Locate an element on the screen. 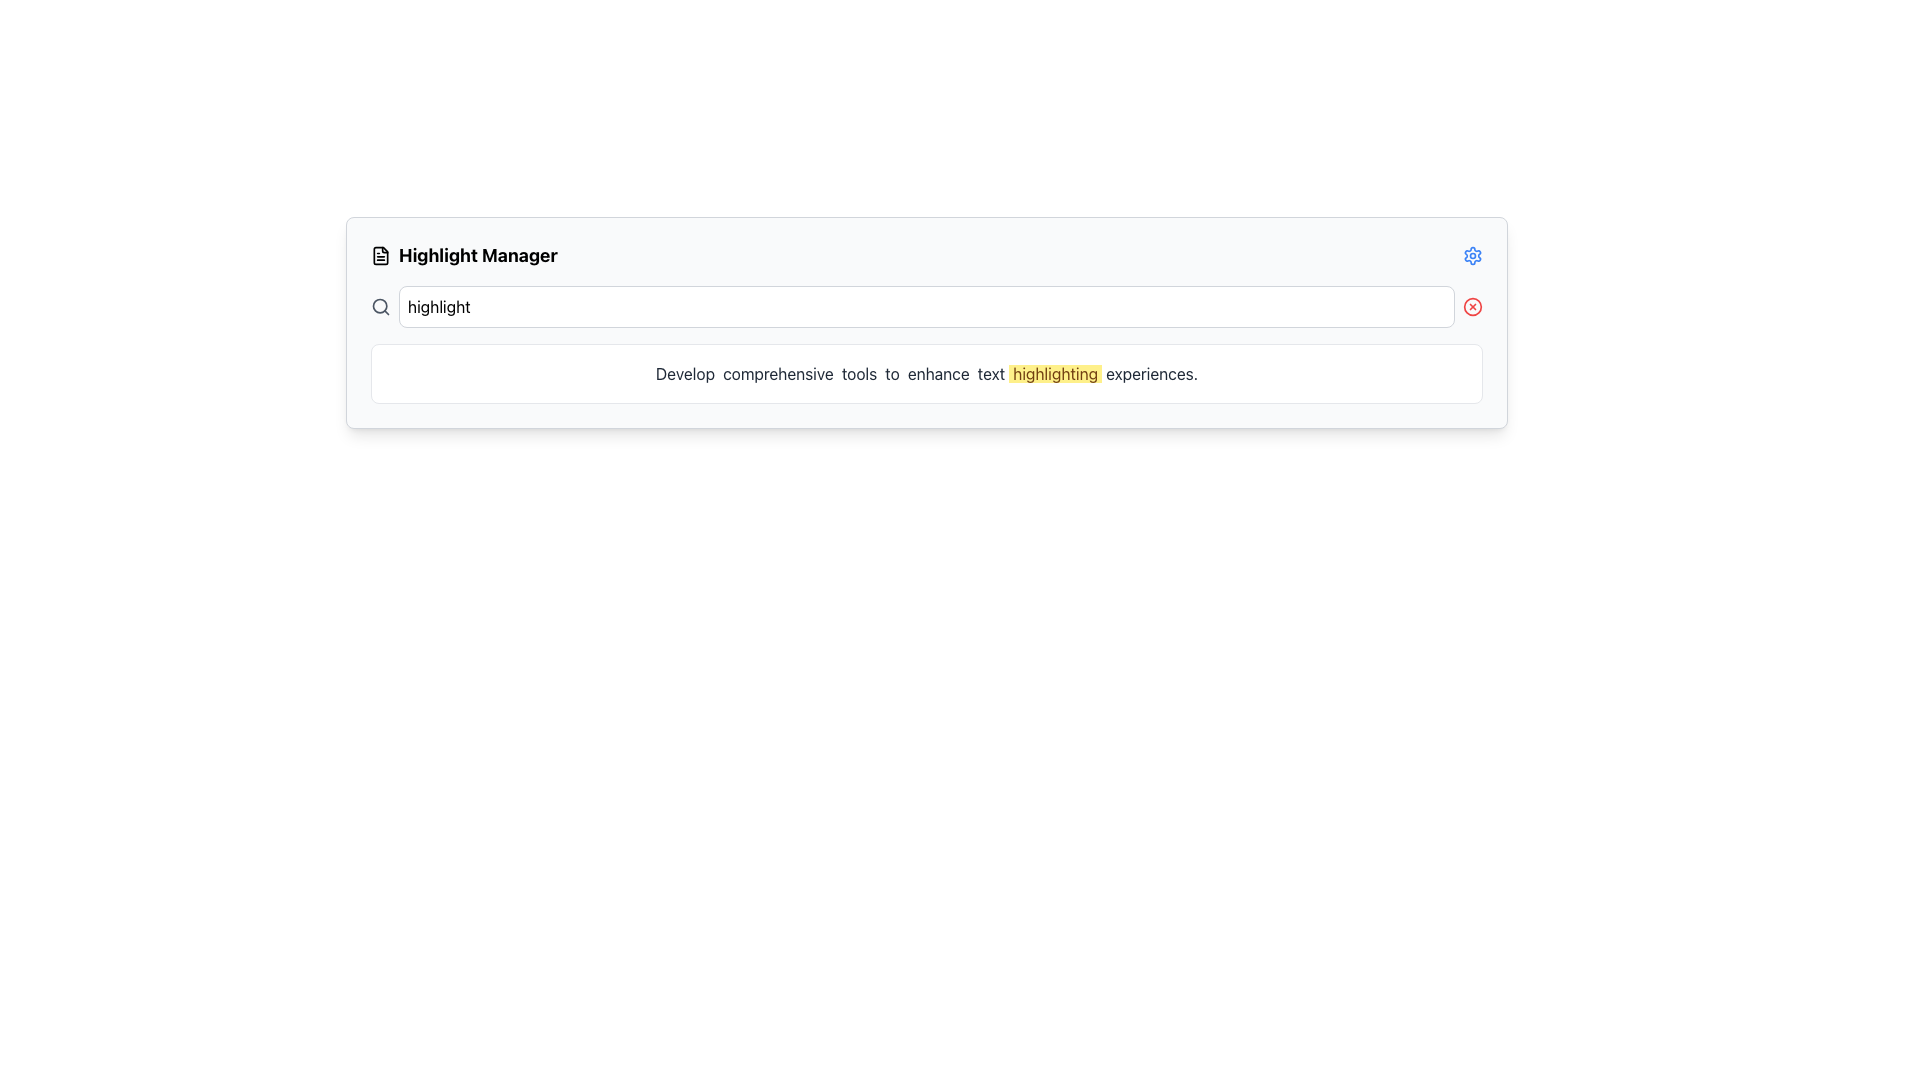 The width and height of the screenshot is (1920, 1080). the 'Highlight Manager' icon located in the header area, positioned to the left of the text label 'Highlight Manager' is located at coordinates (380, 254).